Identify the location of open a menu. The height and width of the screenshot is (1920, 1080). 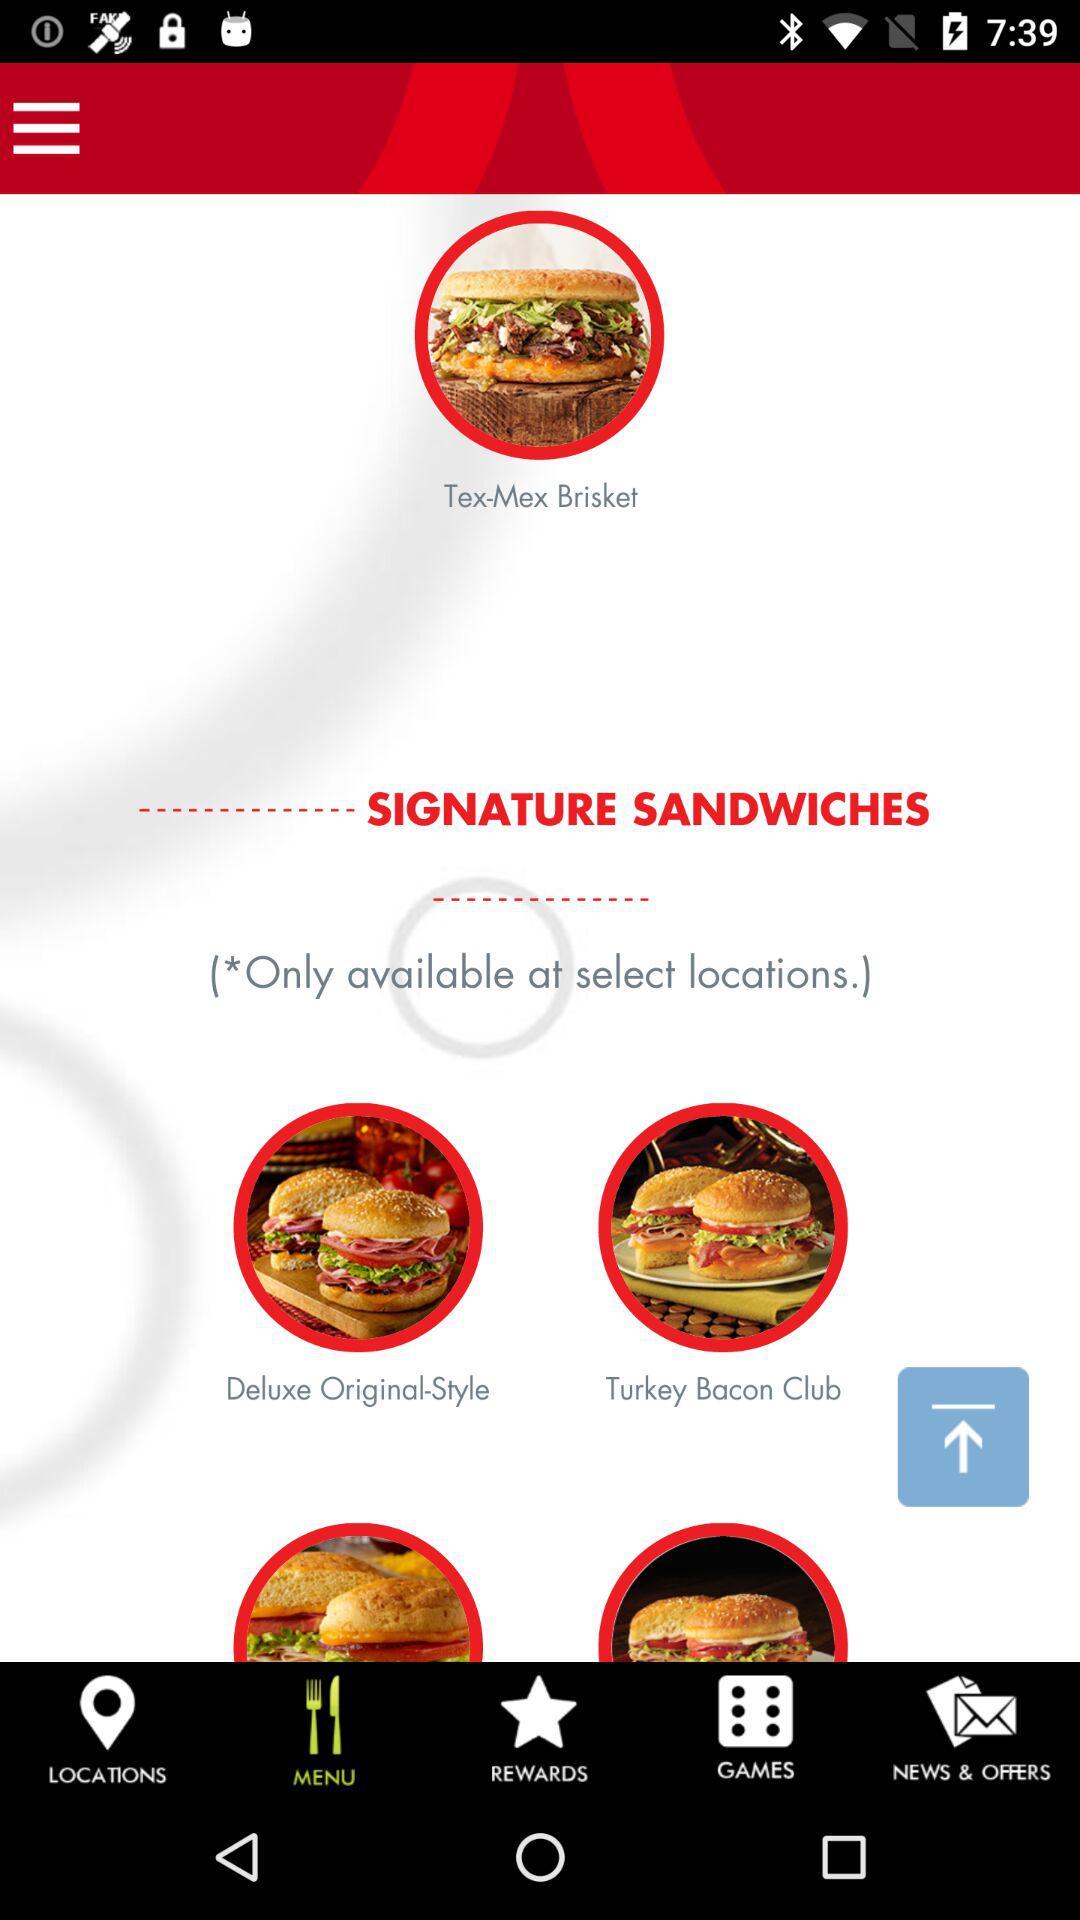
(45, 127).